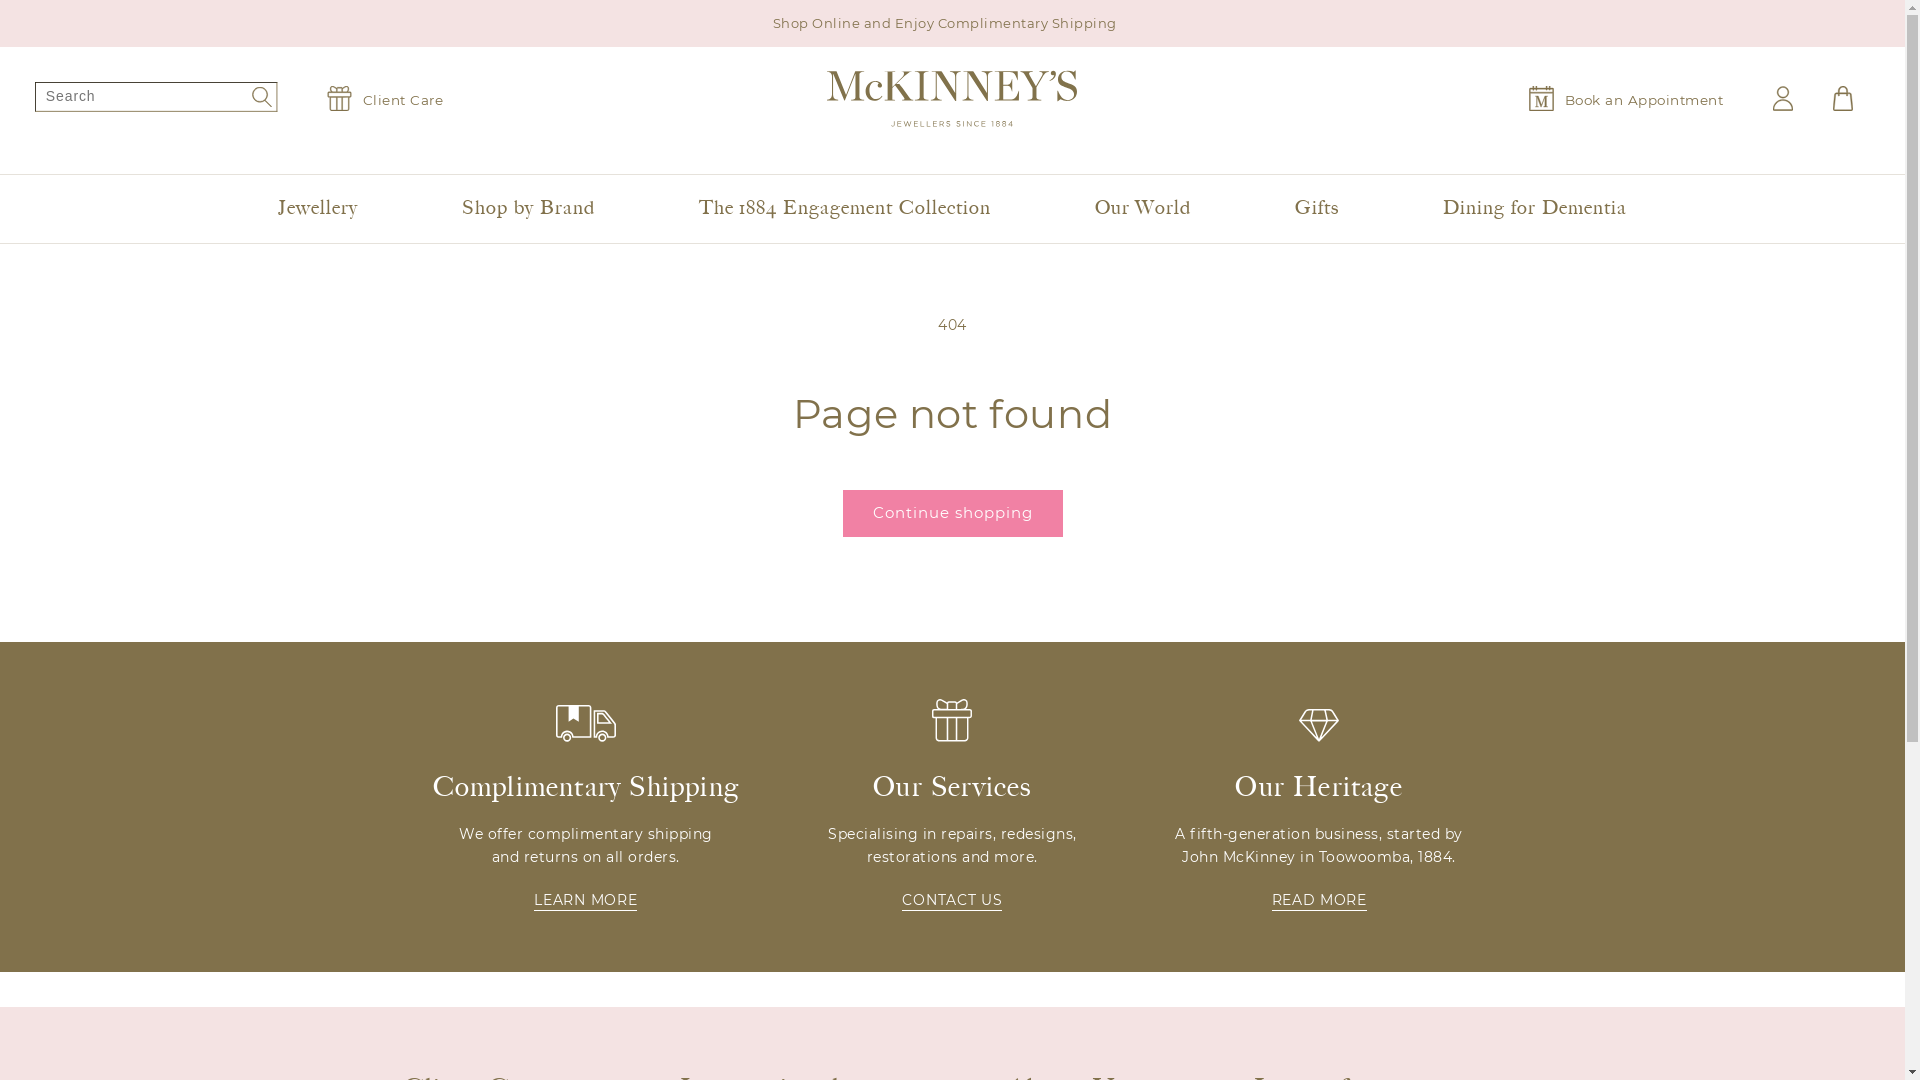 The image size is (1920, 1080). I want to click on 'The 1884 Engagement Collection', so click(844, 208).